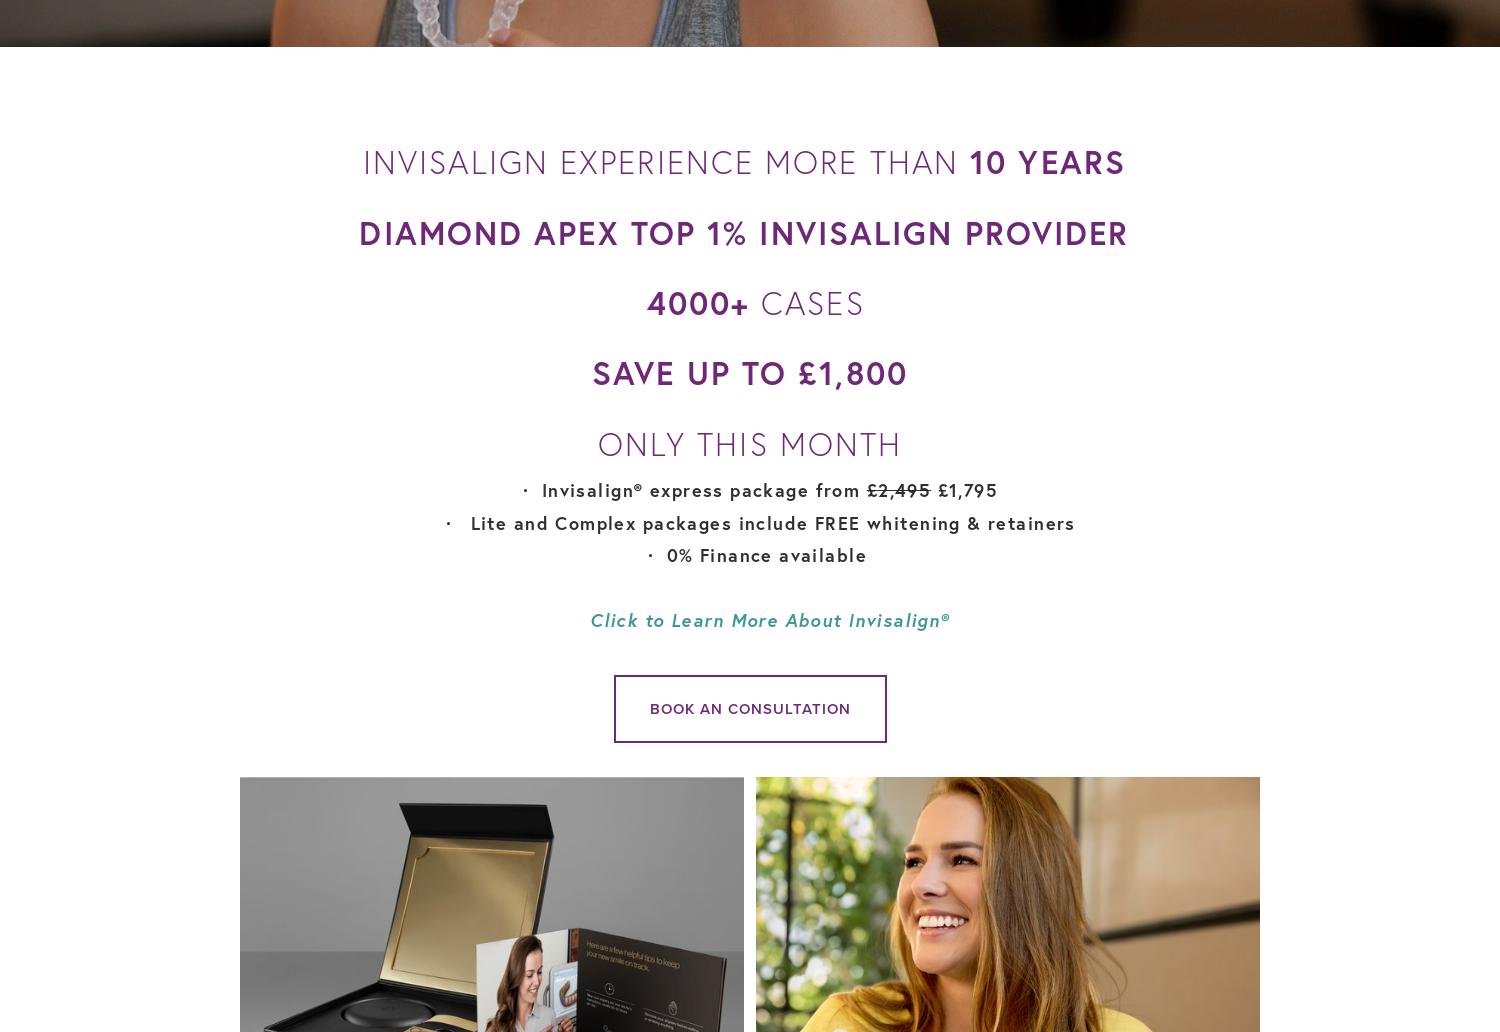 This screenshot has height=1032, width=1500. I want to click on 'Lite and Complex packages include FREE whitening & retainers', so click(769, 521).